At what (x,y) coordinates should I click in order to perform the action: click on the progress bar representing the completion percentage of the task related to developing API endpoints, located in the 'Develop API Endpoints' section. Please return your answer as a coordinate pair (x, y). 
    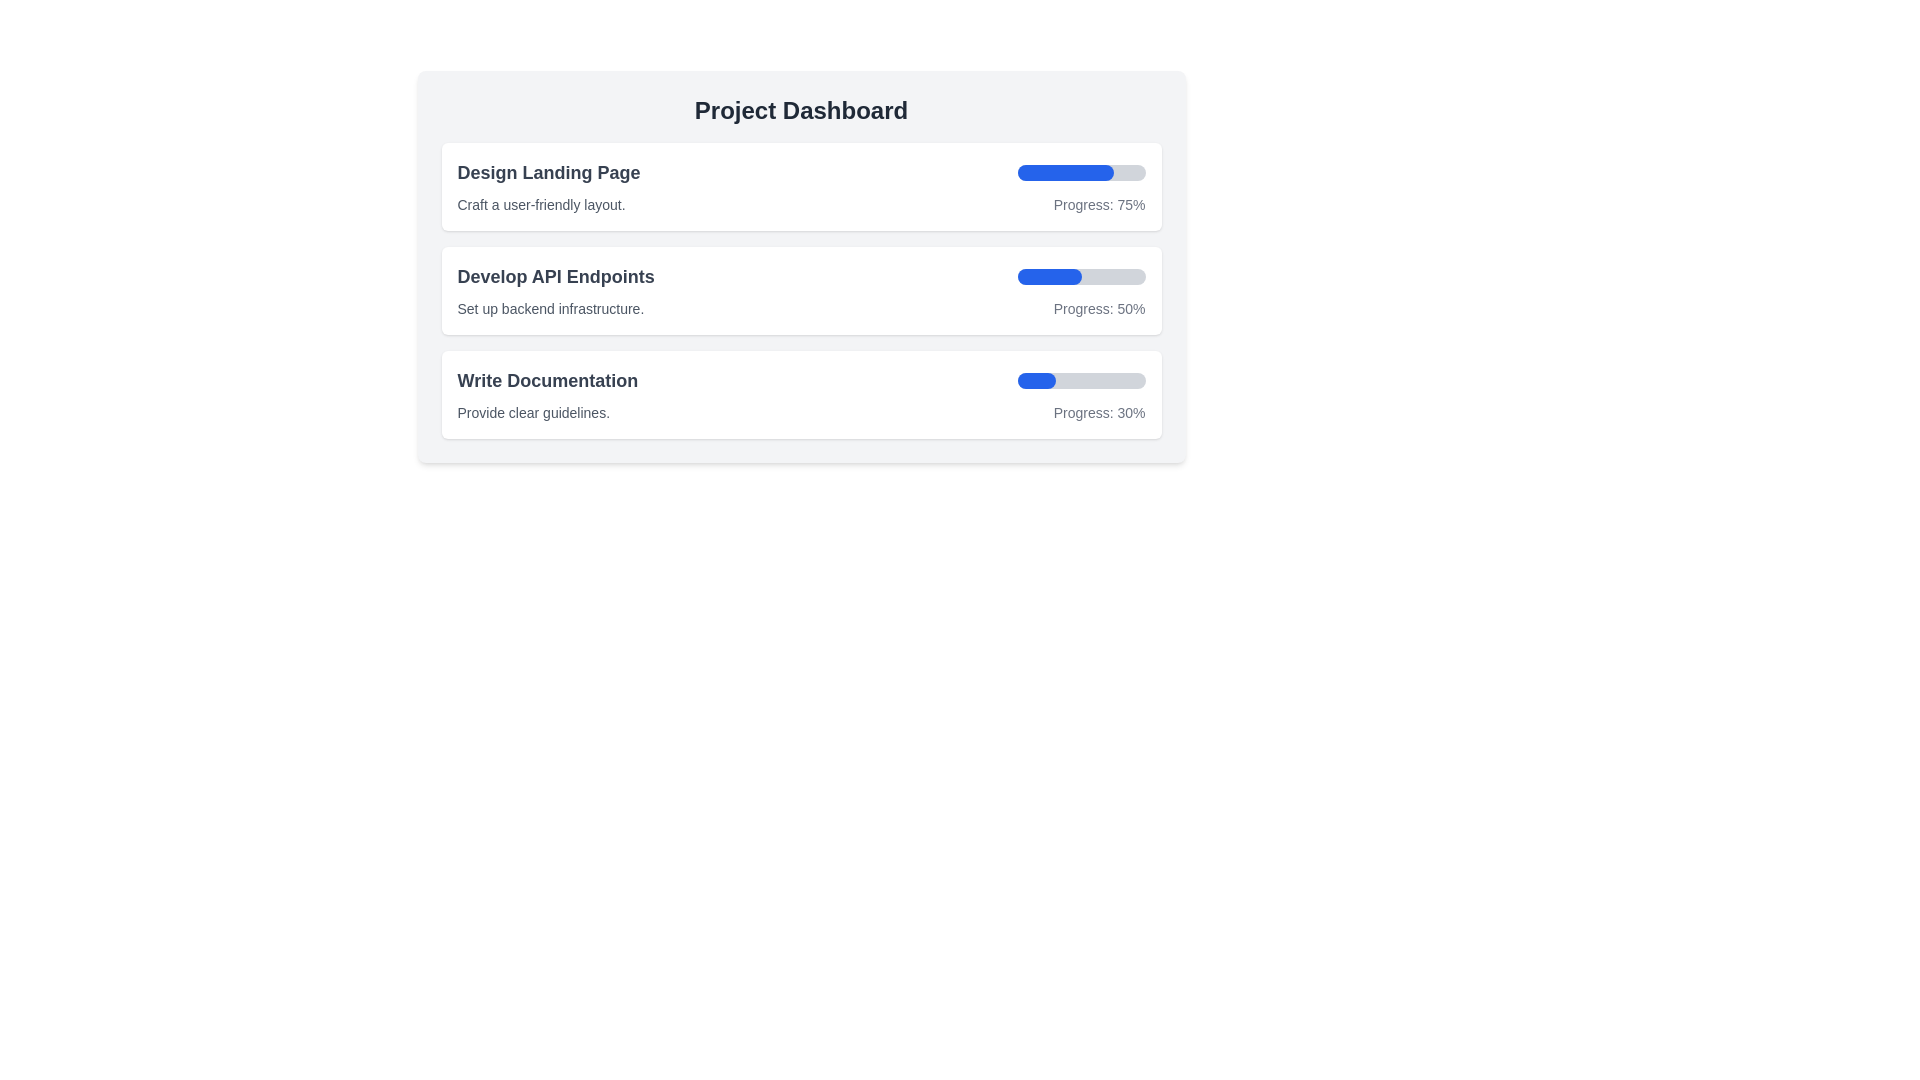
    Looking at the image, I should click on (1080, 277).